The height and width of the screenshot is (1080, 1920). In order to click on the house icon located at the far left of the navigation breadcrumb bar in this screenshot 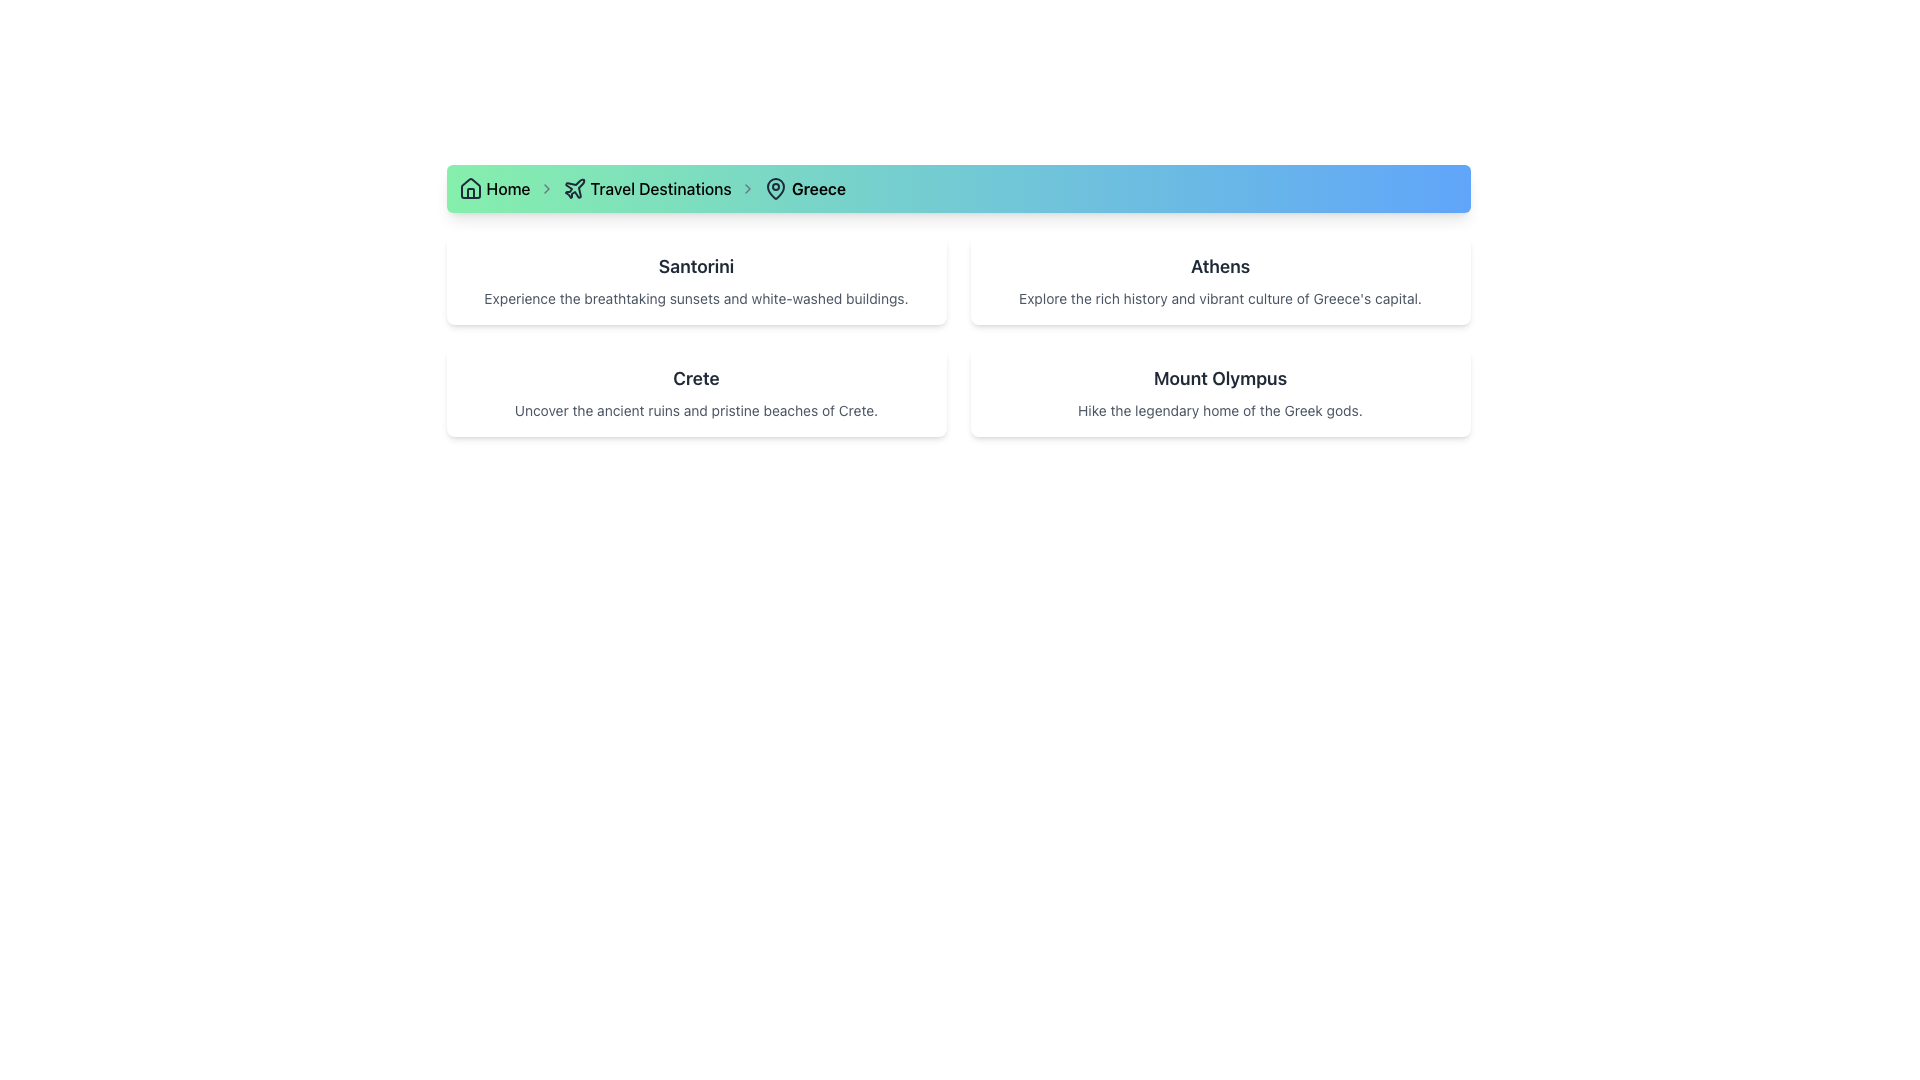, I will do `click(469, 189)`.